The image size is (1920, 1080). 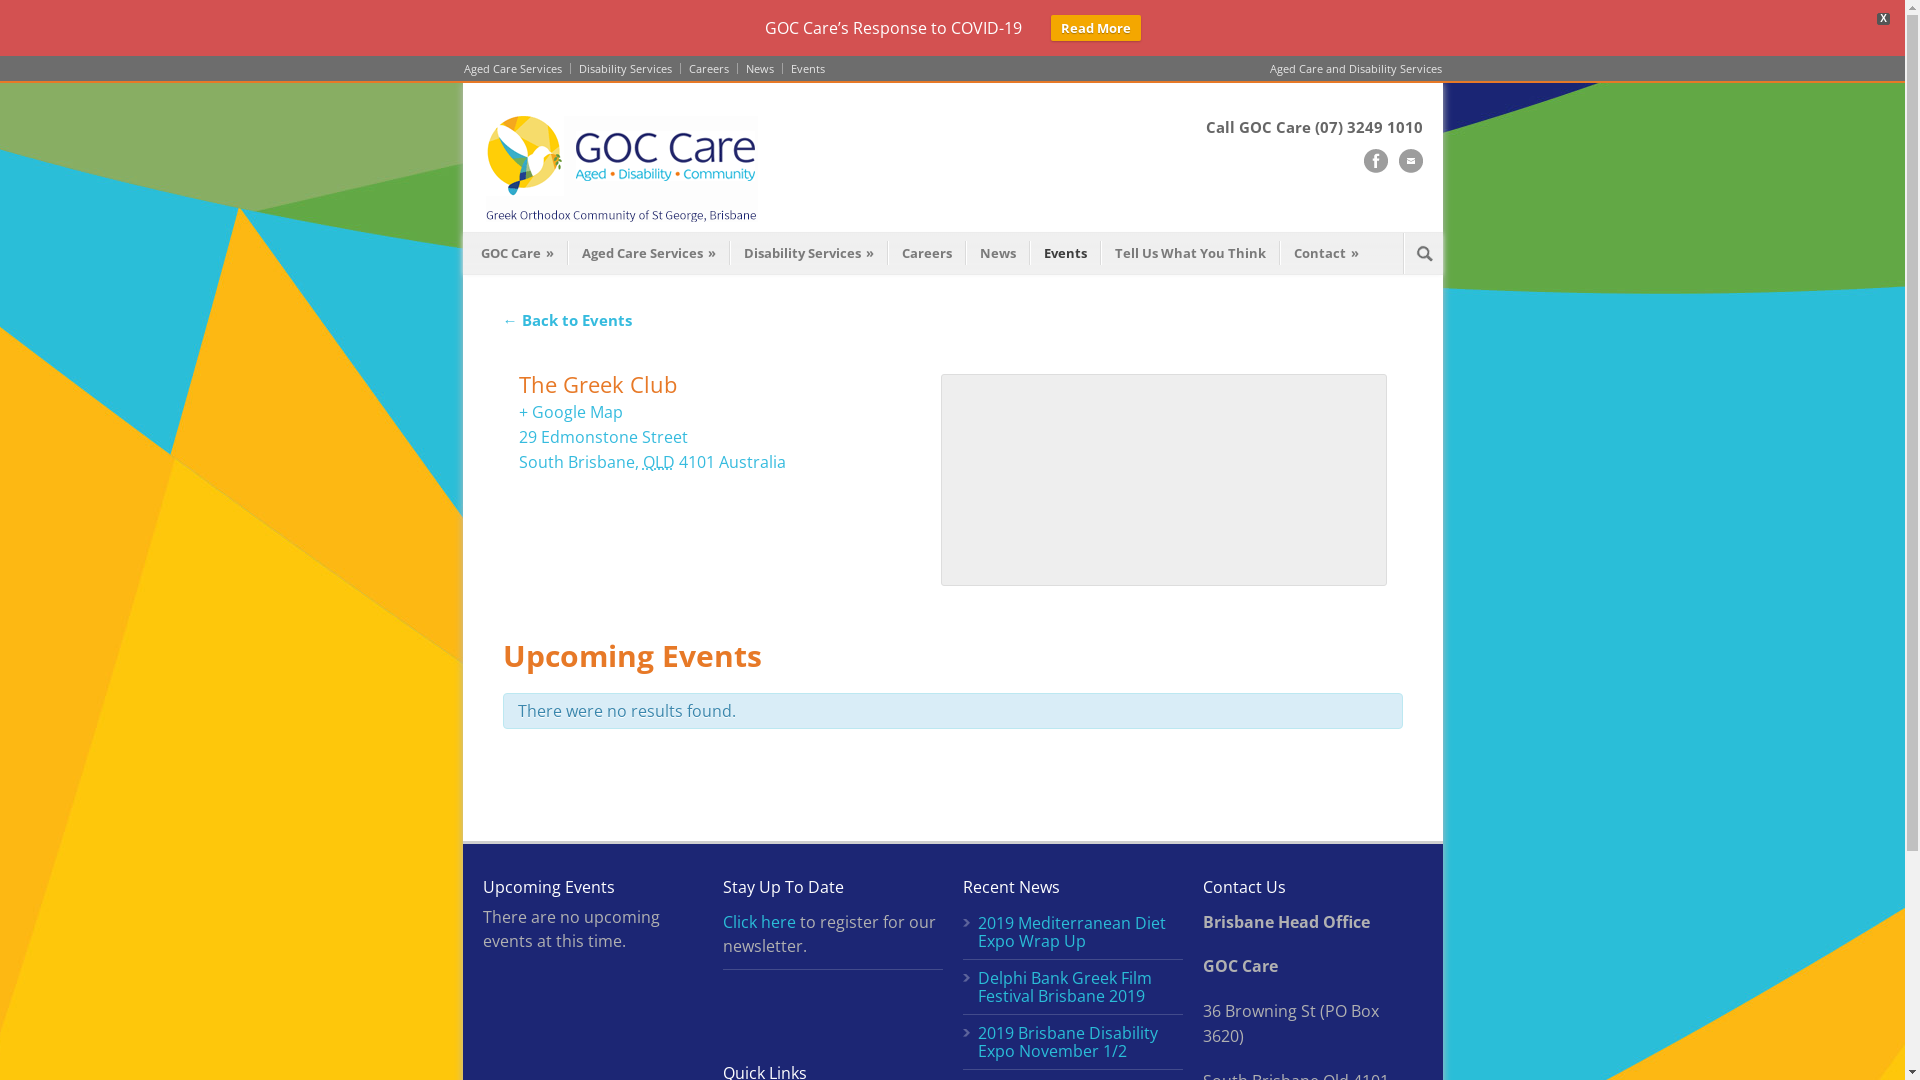 I want to click on 'News', so click(x=759, y=67).